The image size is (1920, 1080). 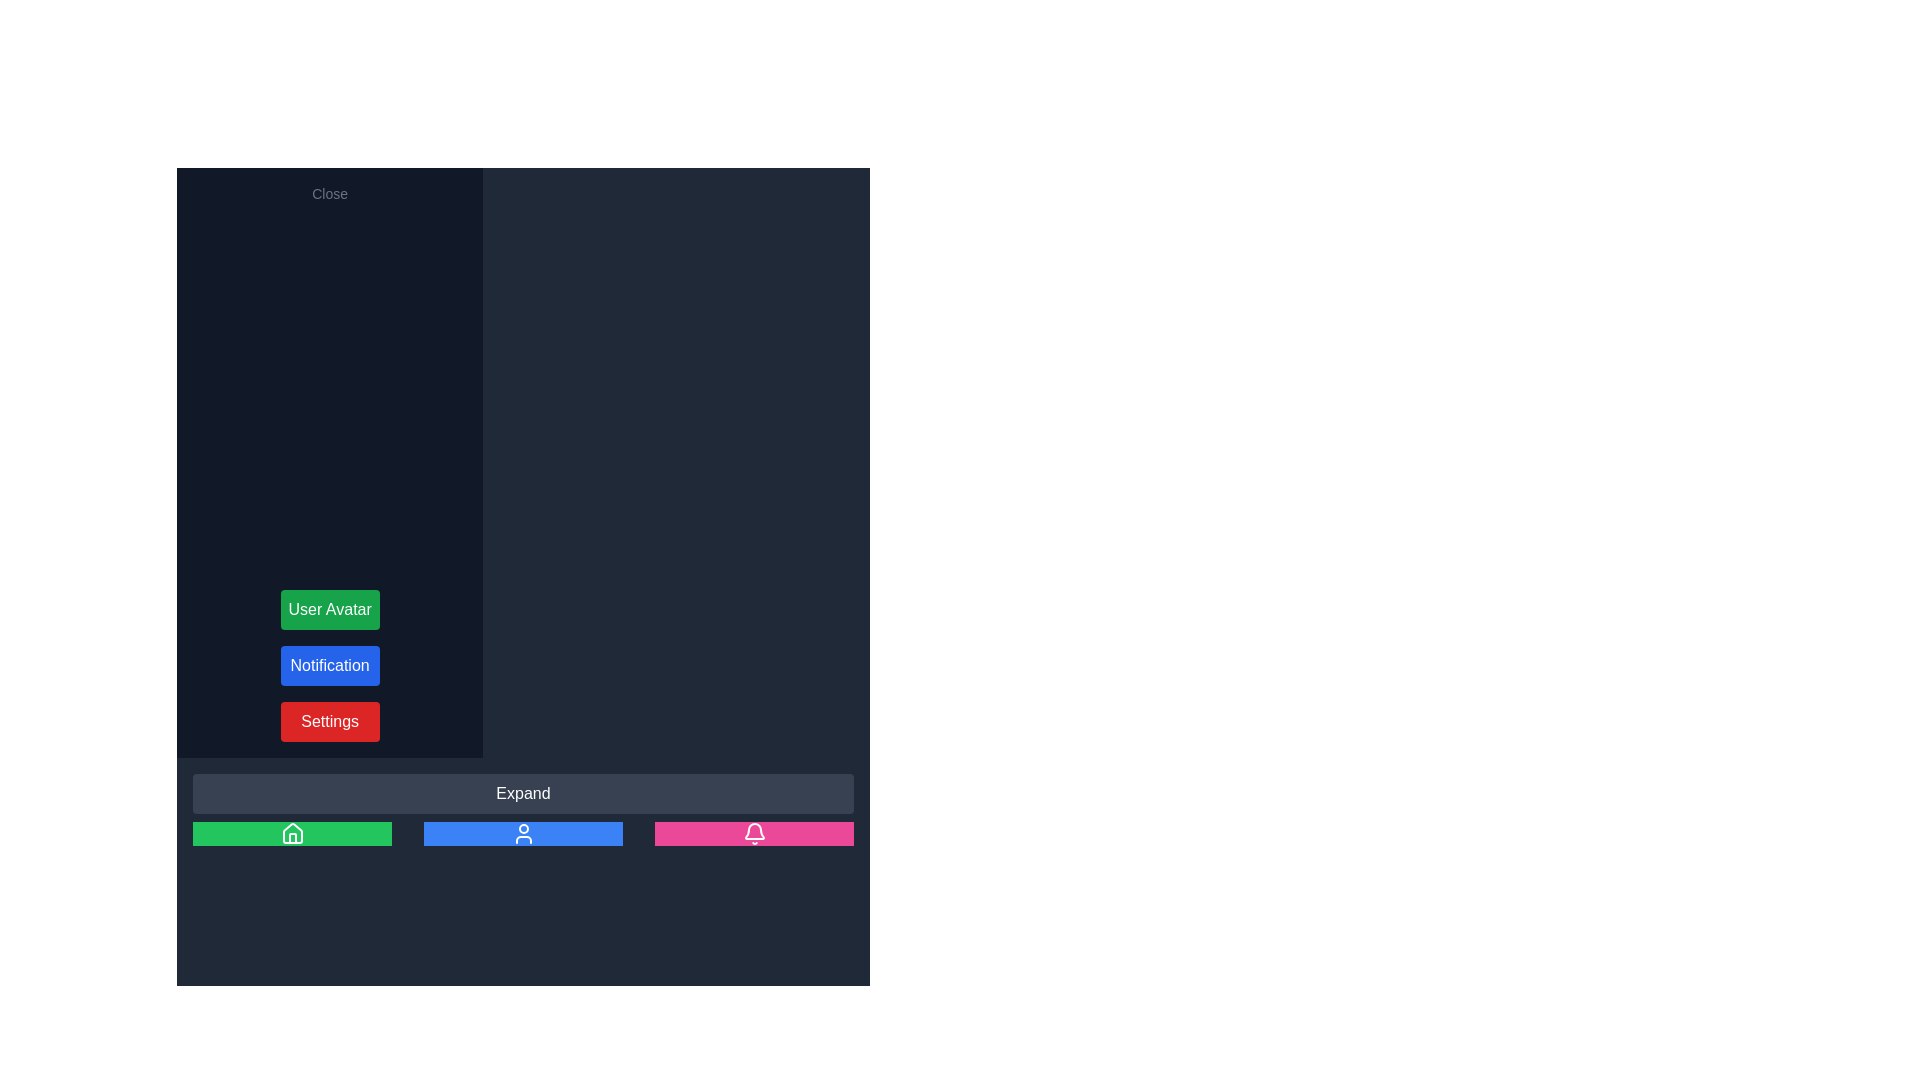 I want to click on the red 'Settings' button with rounded corners, so click(x=330, y=721).